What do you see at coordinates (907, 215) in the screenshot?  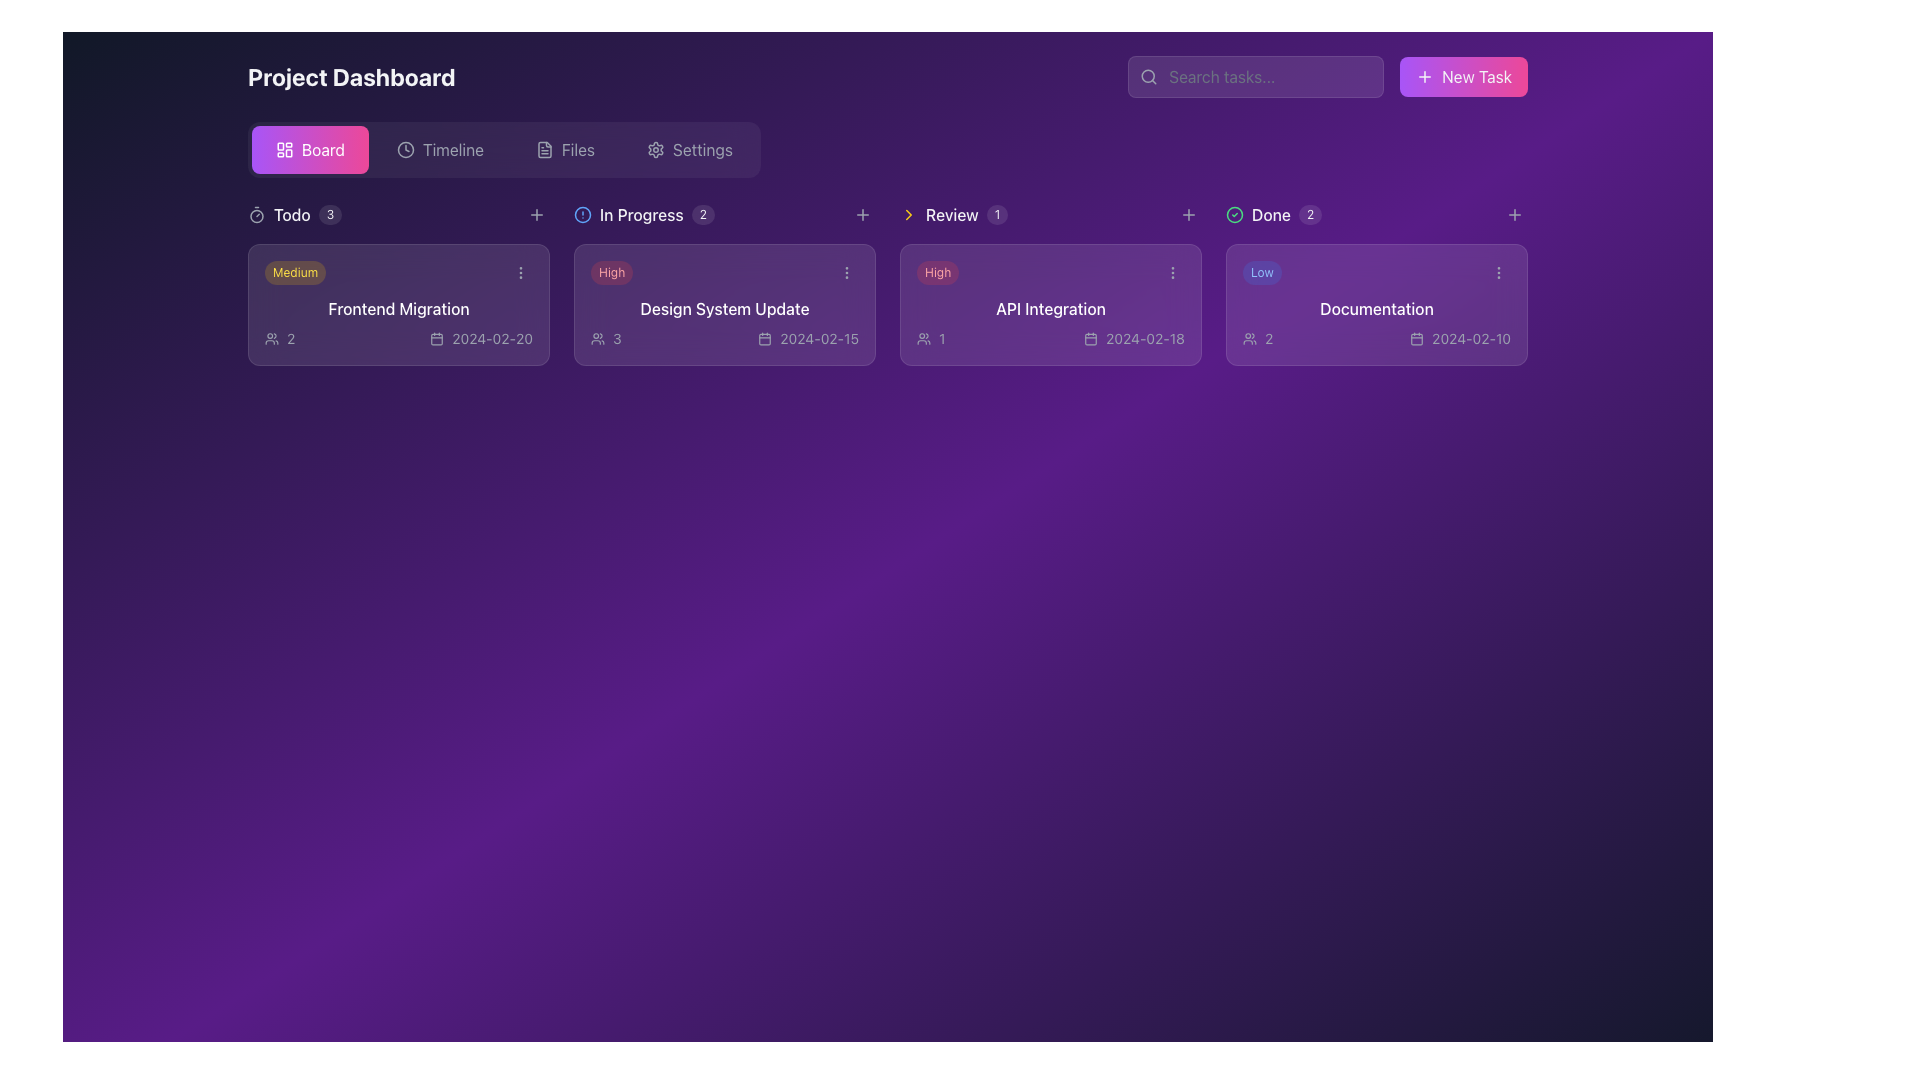 I see `the yellow rightward-pointing chevron icon` at bounding box center [907, 215].